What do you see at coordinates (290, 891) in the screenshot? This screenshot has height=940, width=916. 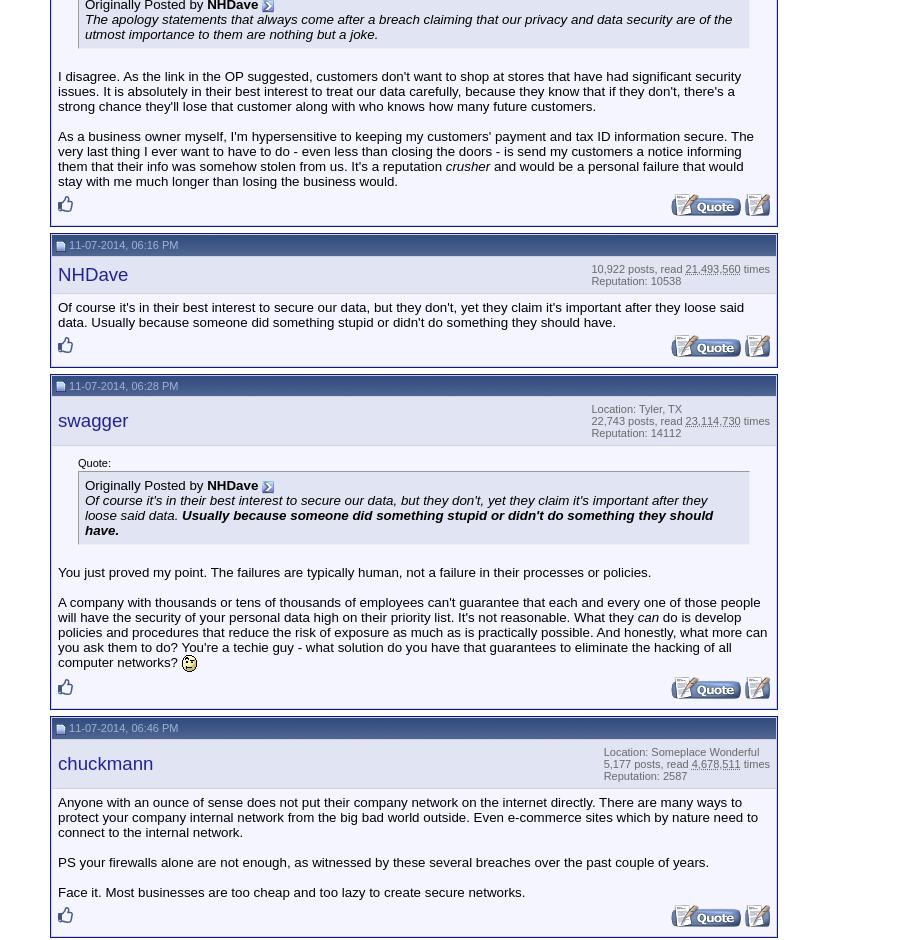 I see `'Face it. Most businesses are too cheap and too lazy to create secure networks.'` at bounding box center [290, 891].